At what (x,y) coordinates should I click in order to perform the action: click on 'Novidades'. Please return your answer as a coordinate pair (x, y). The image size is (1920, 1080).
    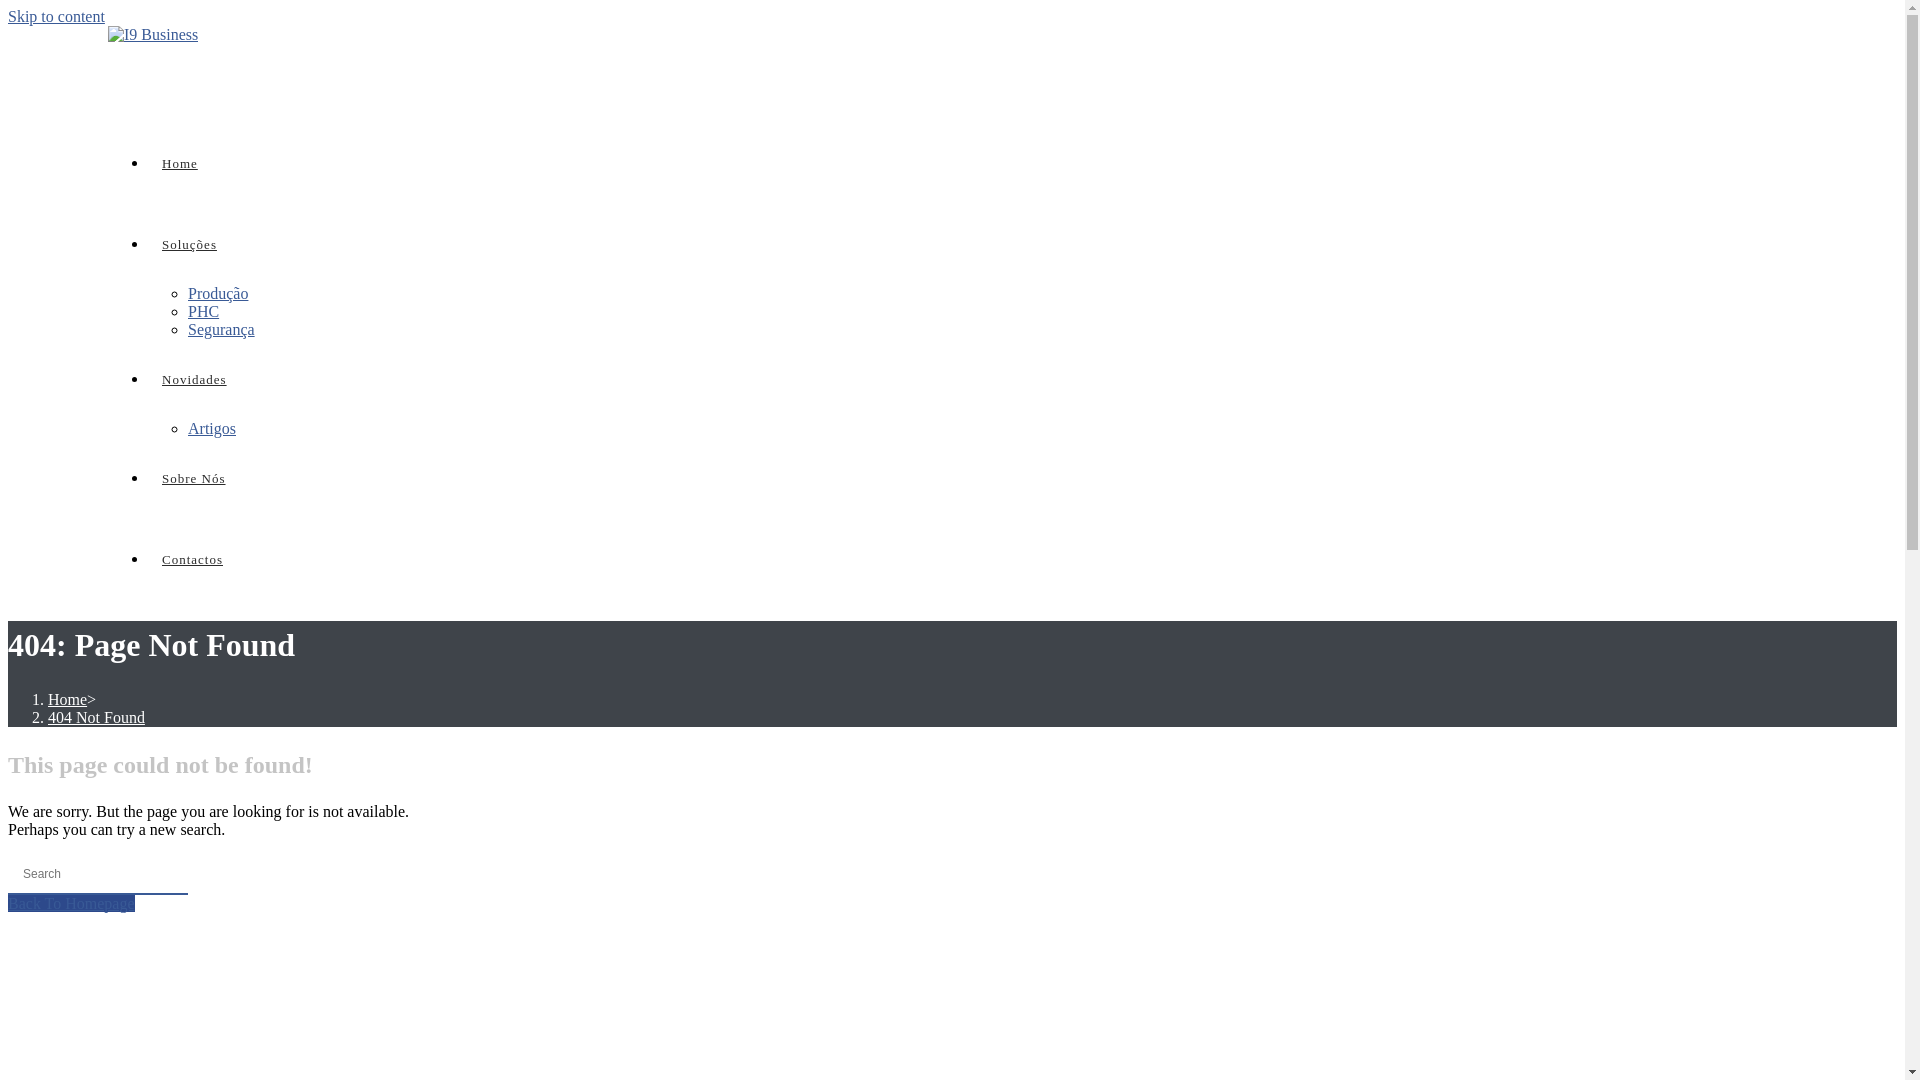
    Looking at the image, I should click on (194, 379).